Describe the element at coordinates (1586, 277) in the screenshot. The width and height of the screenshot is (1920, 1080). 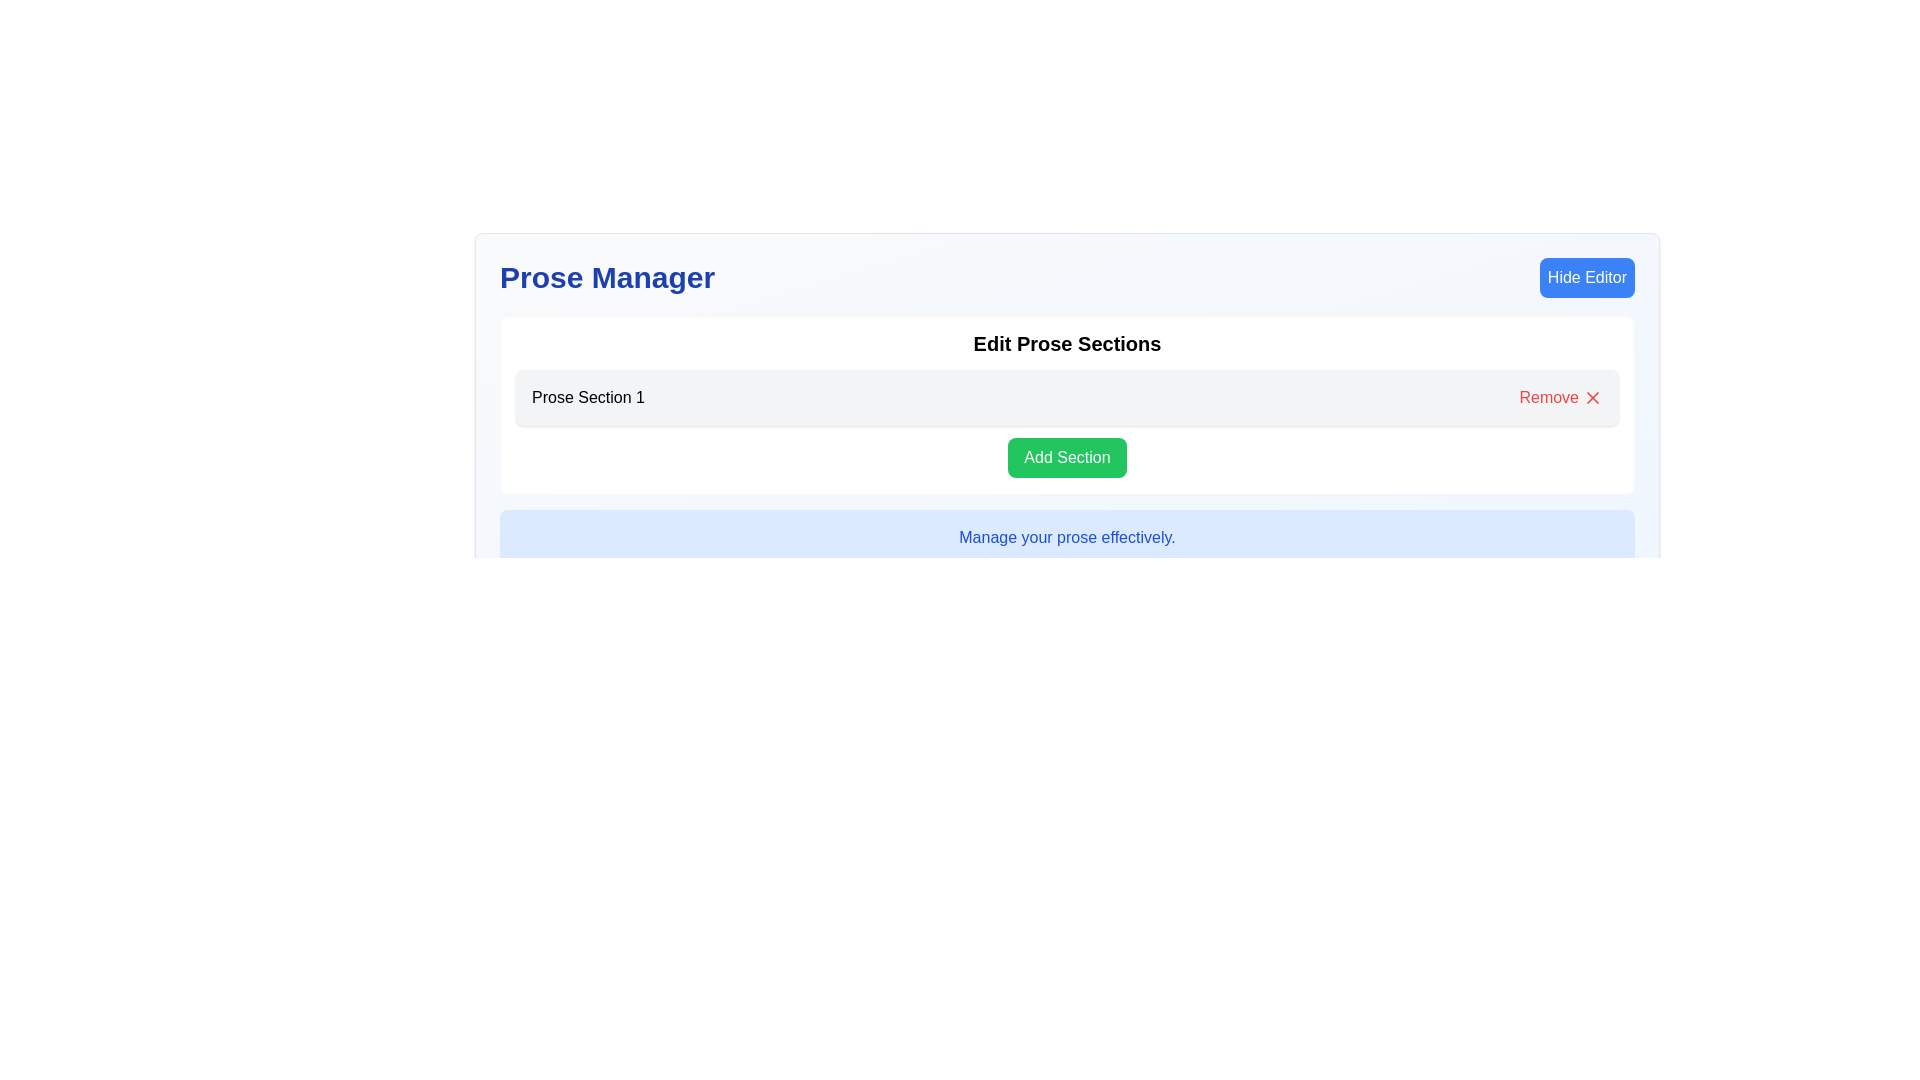
I see `the button in the top-right corner of the interface to hide the editor section` at that location.